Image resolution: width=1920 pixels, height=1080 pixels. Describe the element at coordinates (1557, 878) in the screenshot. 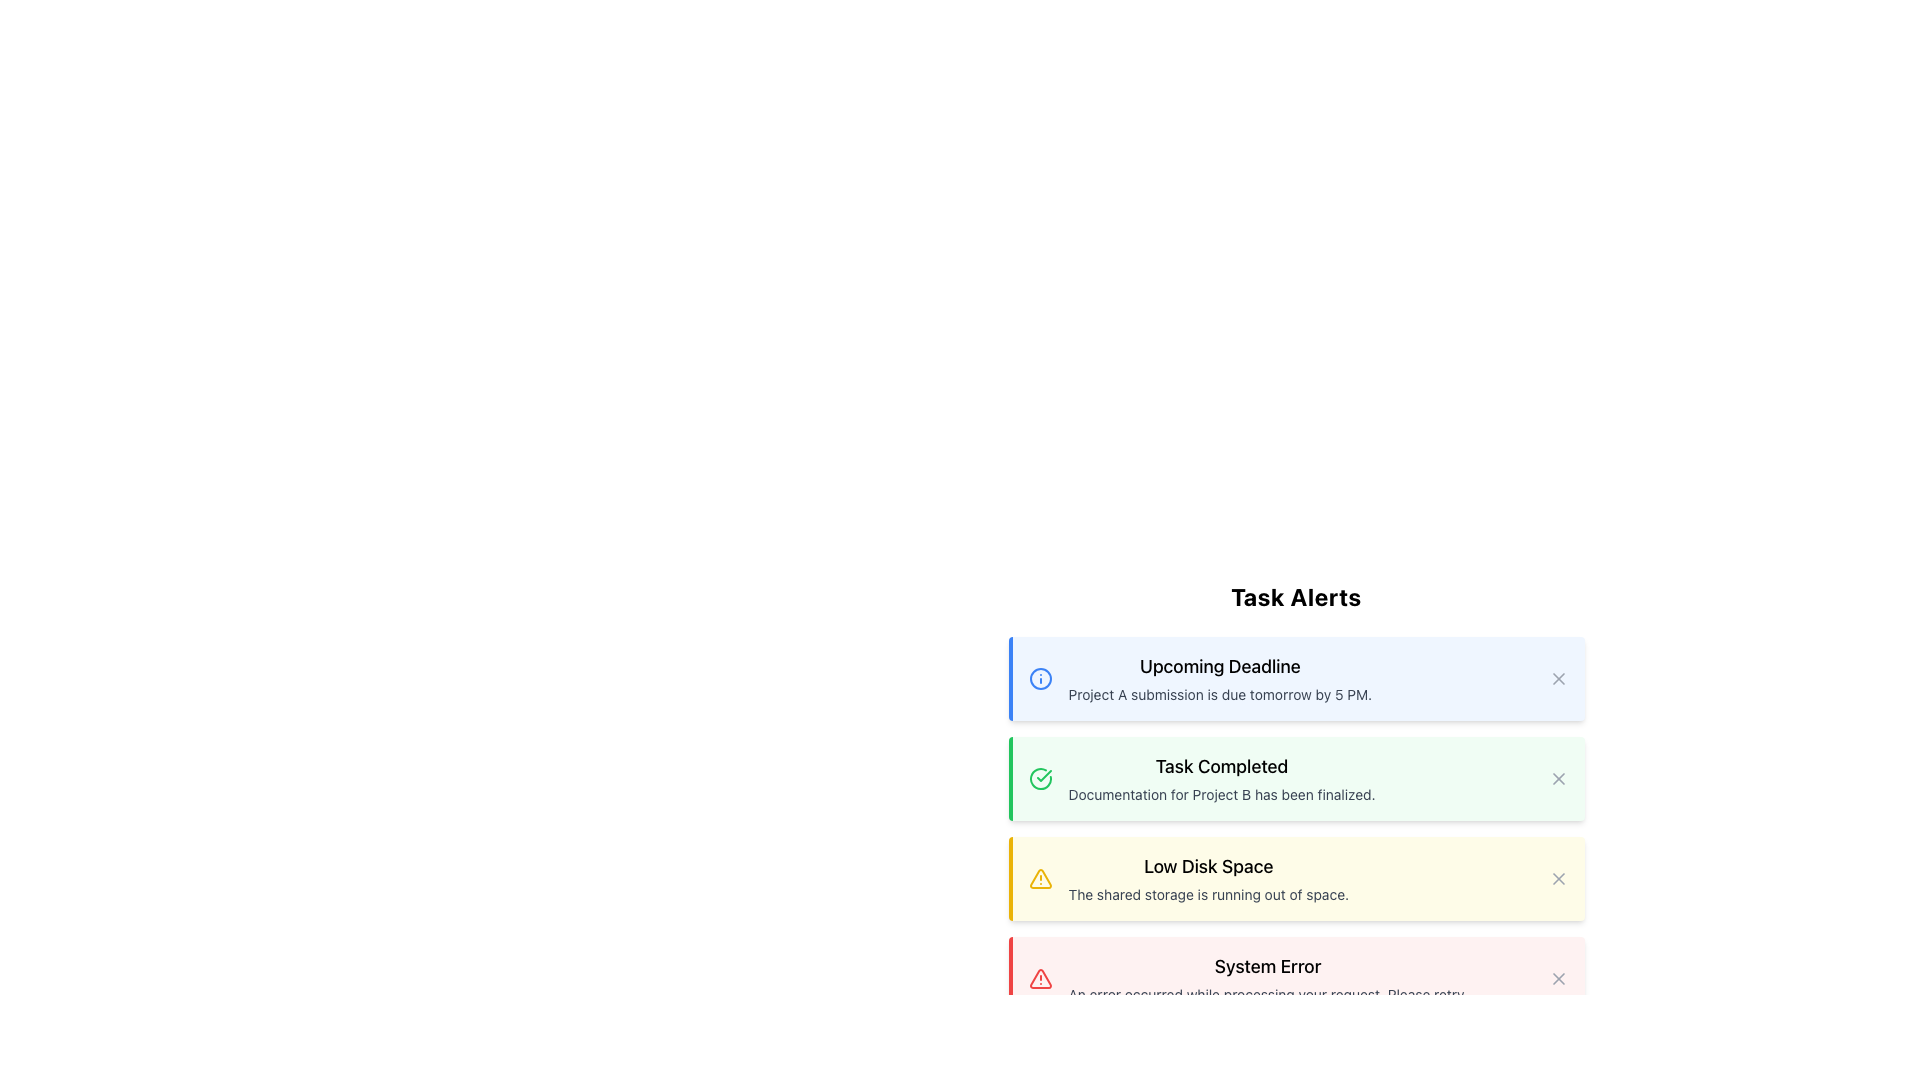

I see `the close button icon located in the top-right corner of the yellow warning card labeled 'Low Disk Space'` at that location.